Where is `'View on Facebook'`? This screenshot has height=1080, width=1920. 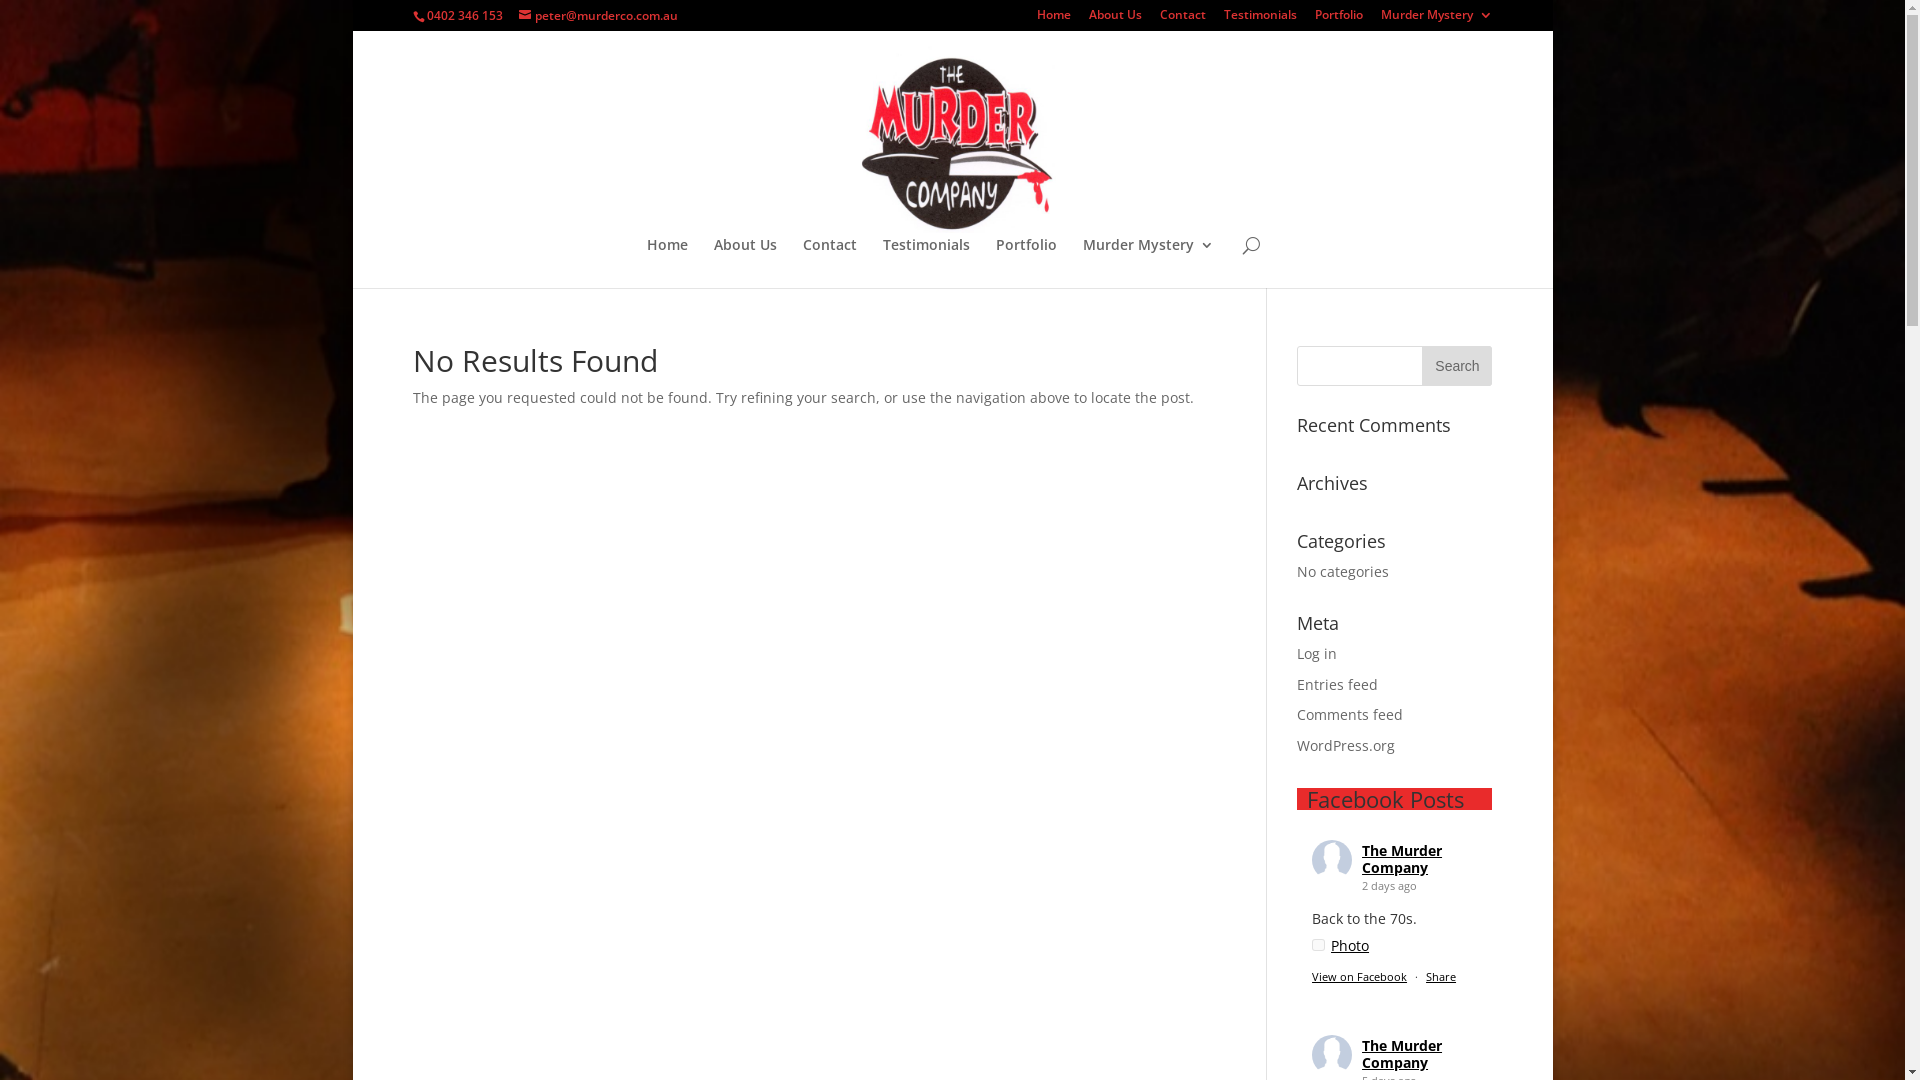
'View on Facebook' is located at coordinates (1359, 975).